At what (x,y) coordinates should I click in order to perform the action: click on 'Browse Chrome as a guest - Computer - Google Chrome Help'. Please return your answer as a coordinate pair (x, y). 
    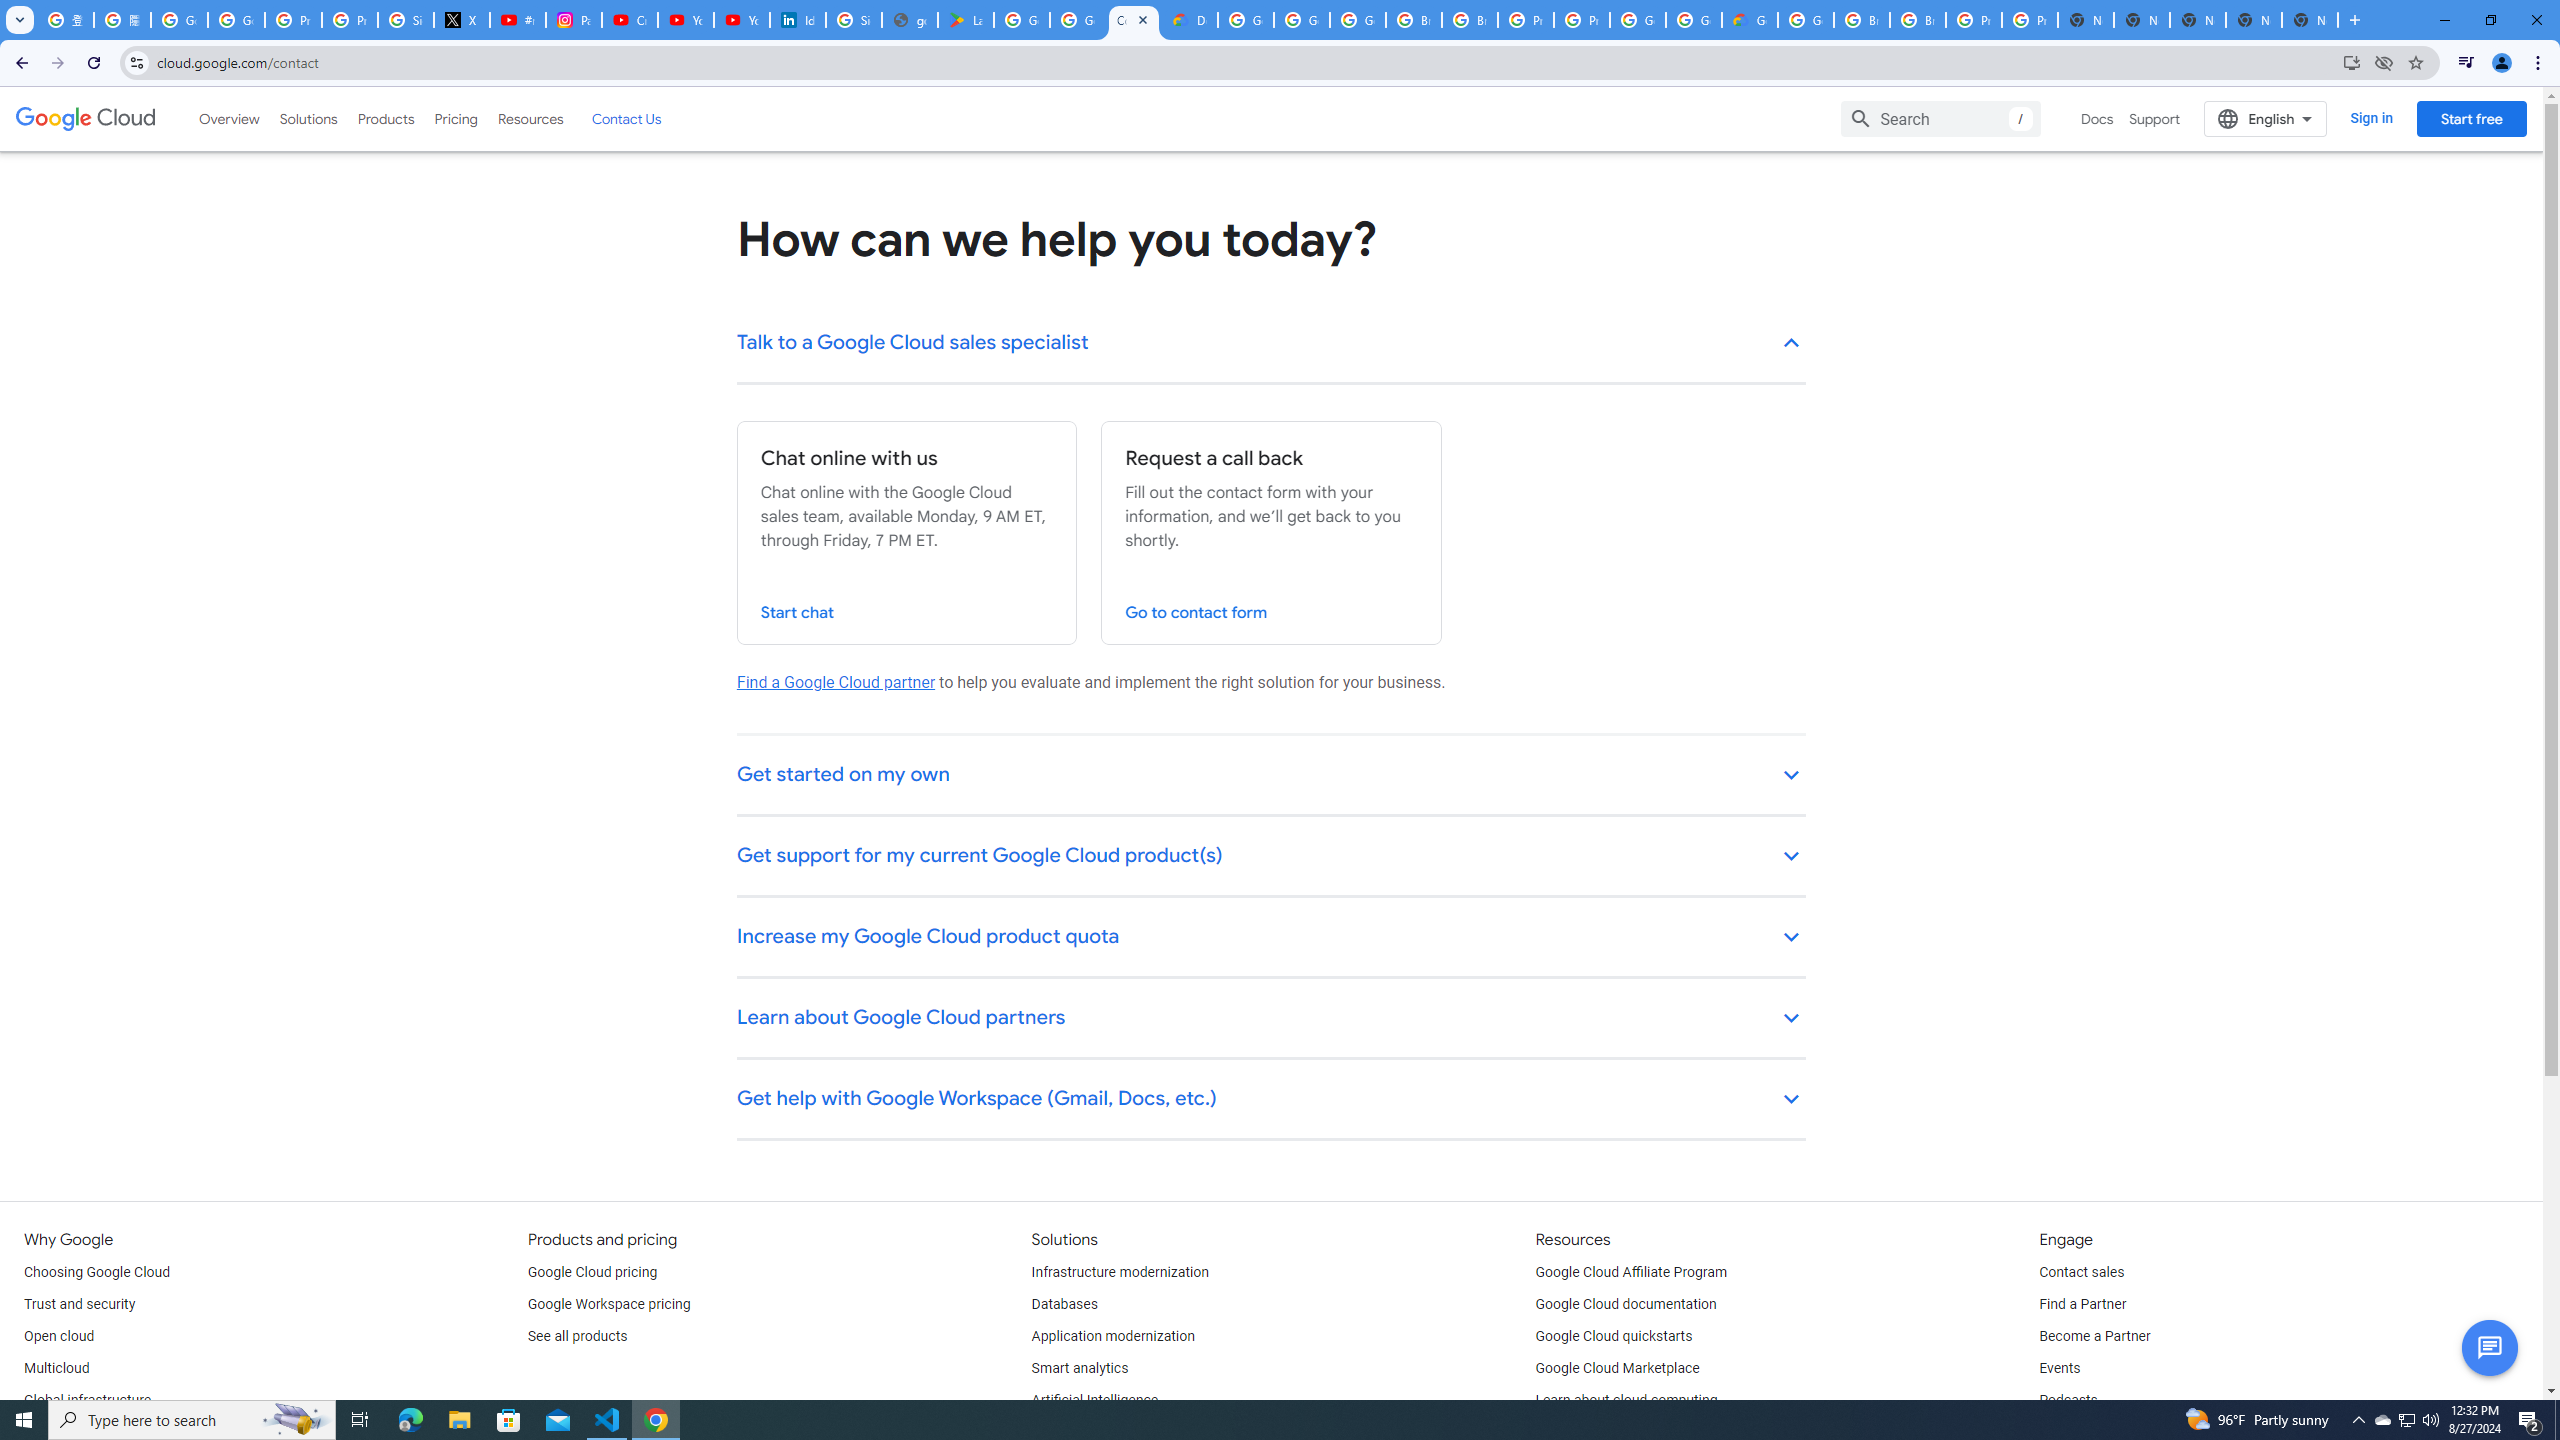
    Looking at the image, I should click on (1414, 19).